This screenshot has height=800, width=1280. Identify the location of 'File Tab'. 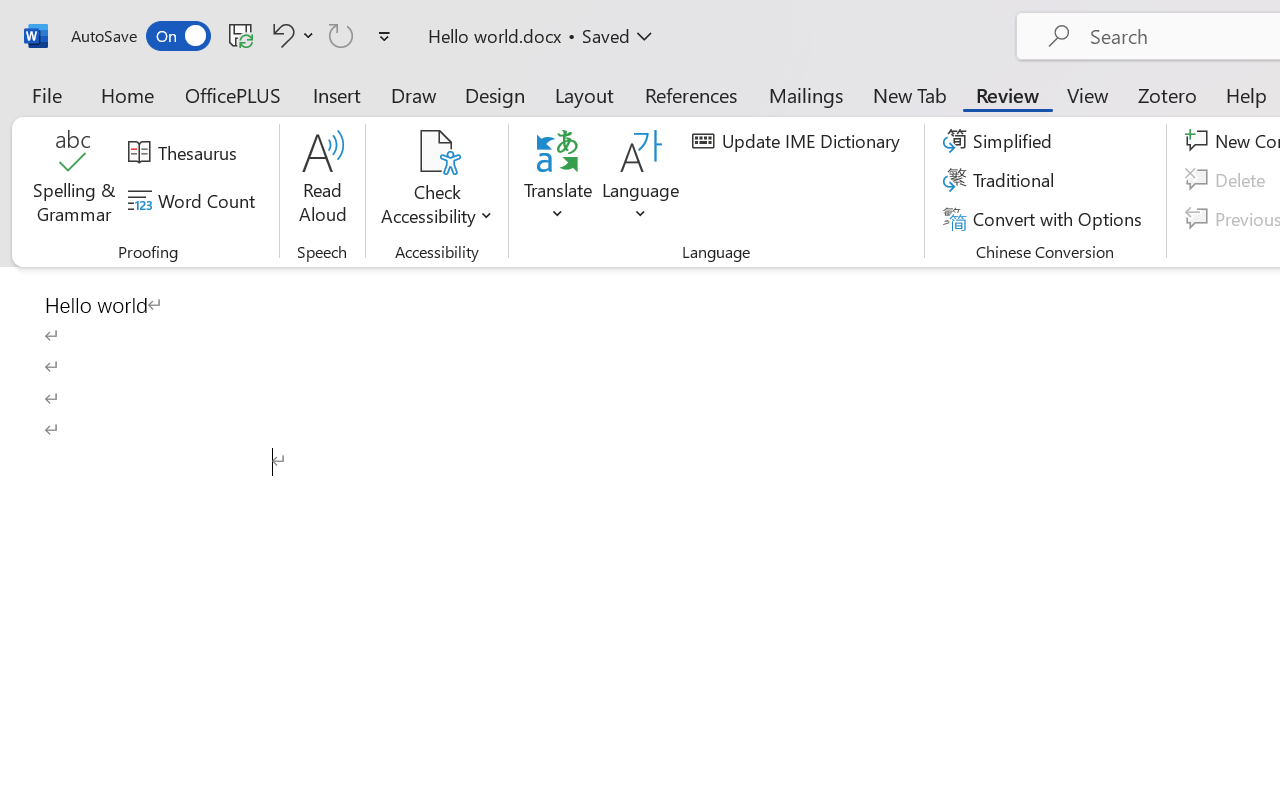
(46, 94).